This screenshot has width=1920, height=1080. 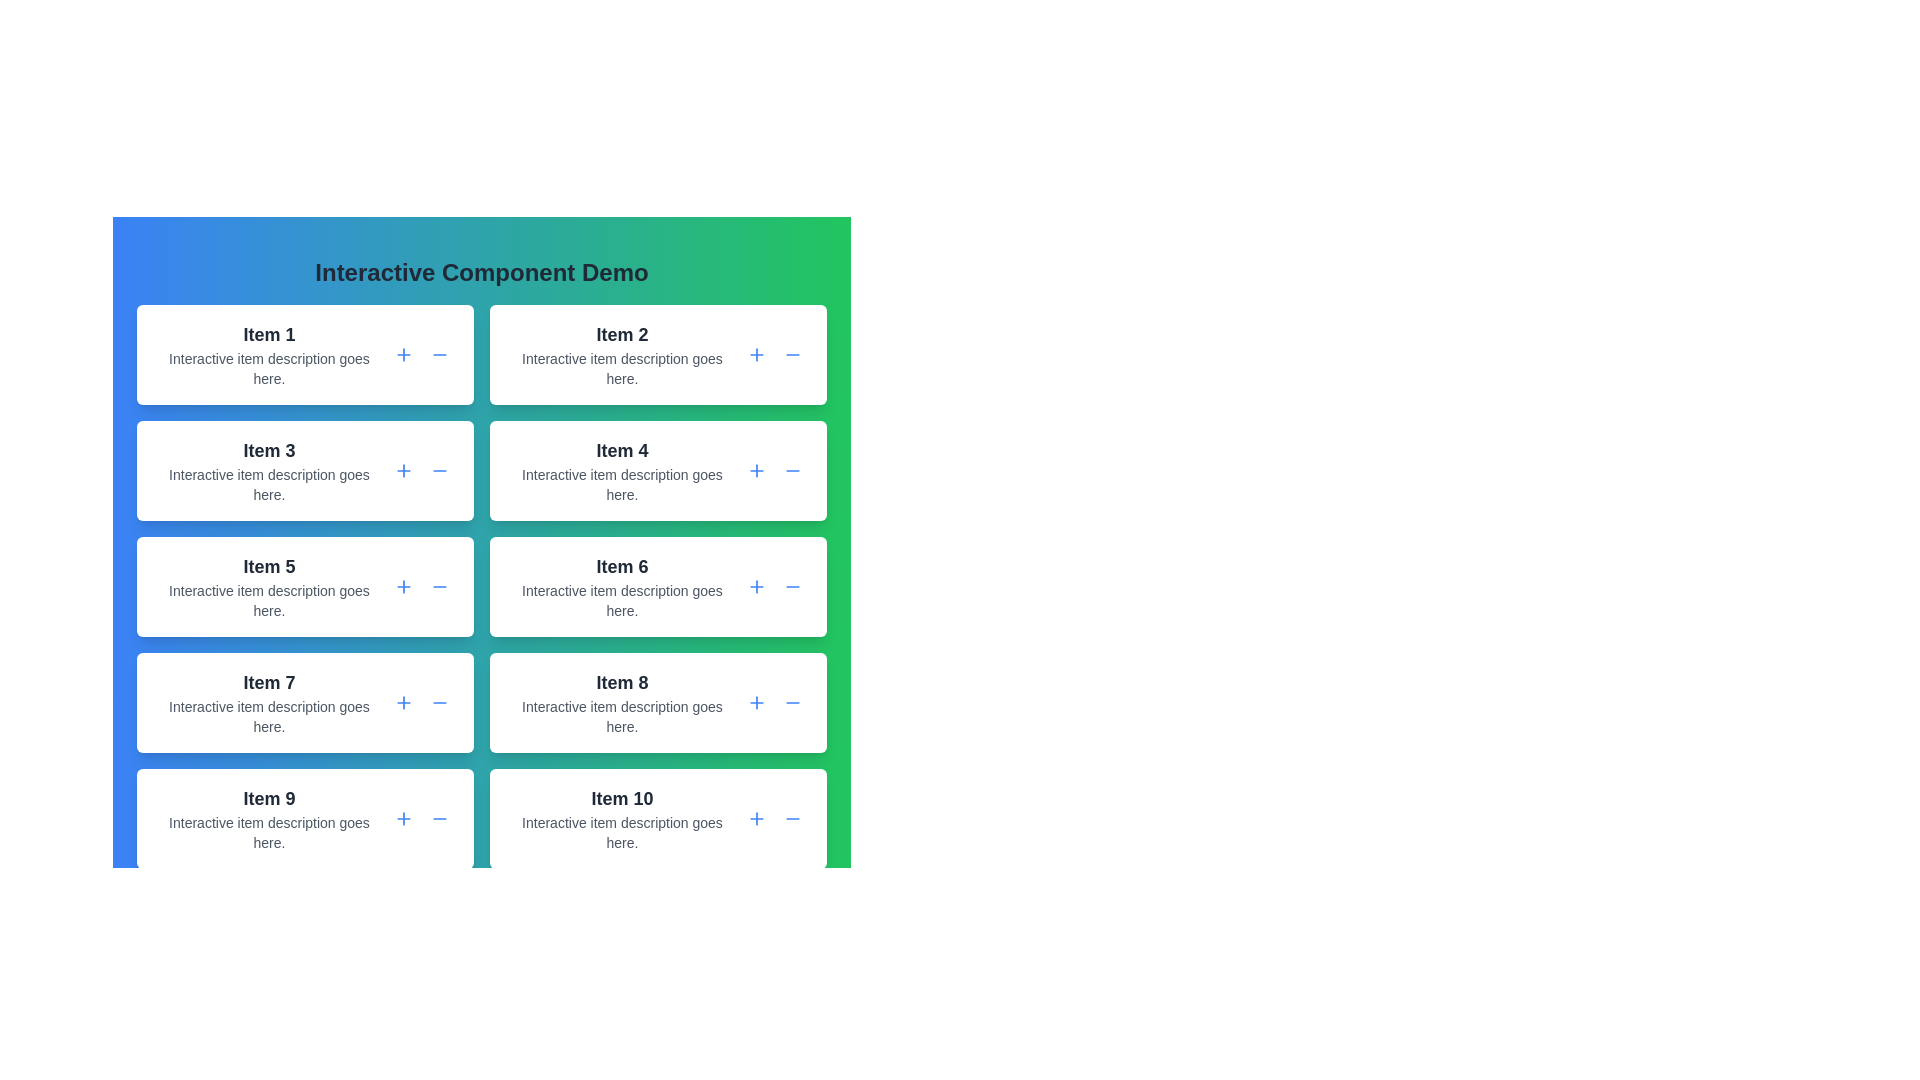 I want to click on the text label that identifies the fifth item in the list, so click(x=268, y=567).